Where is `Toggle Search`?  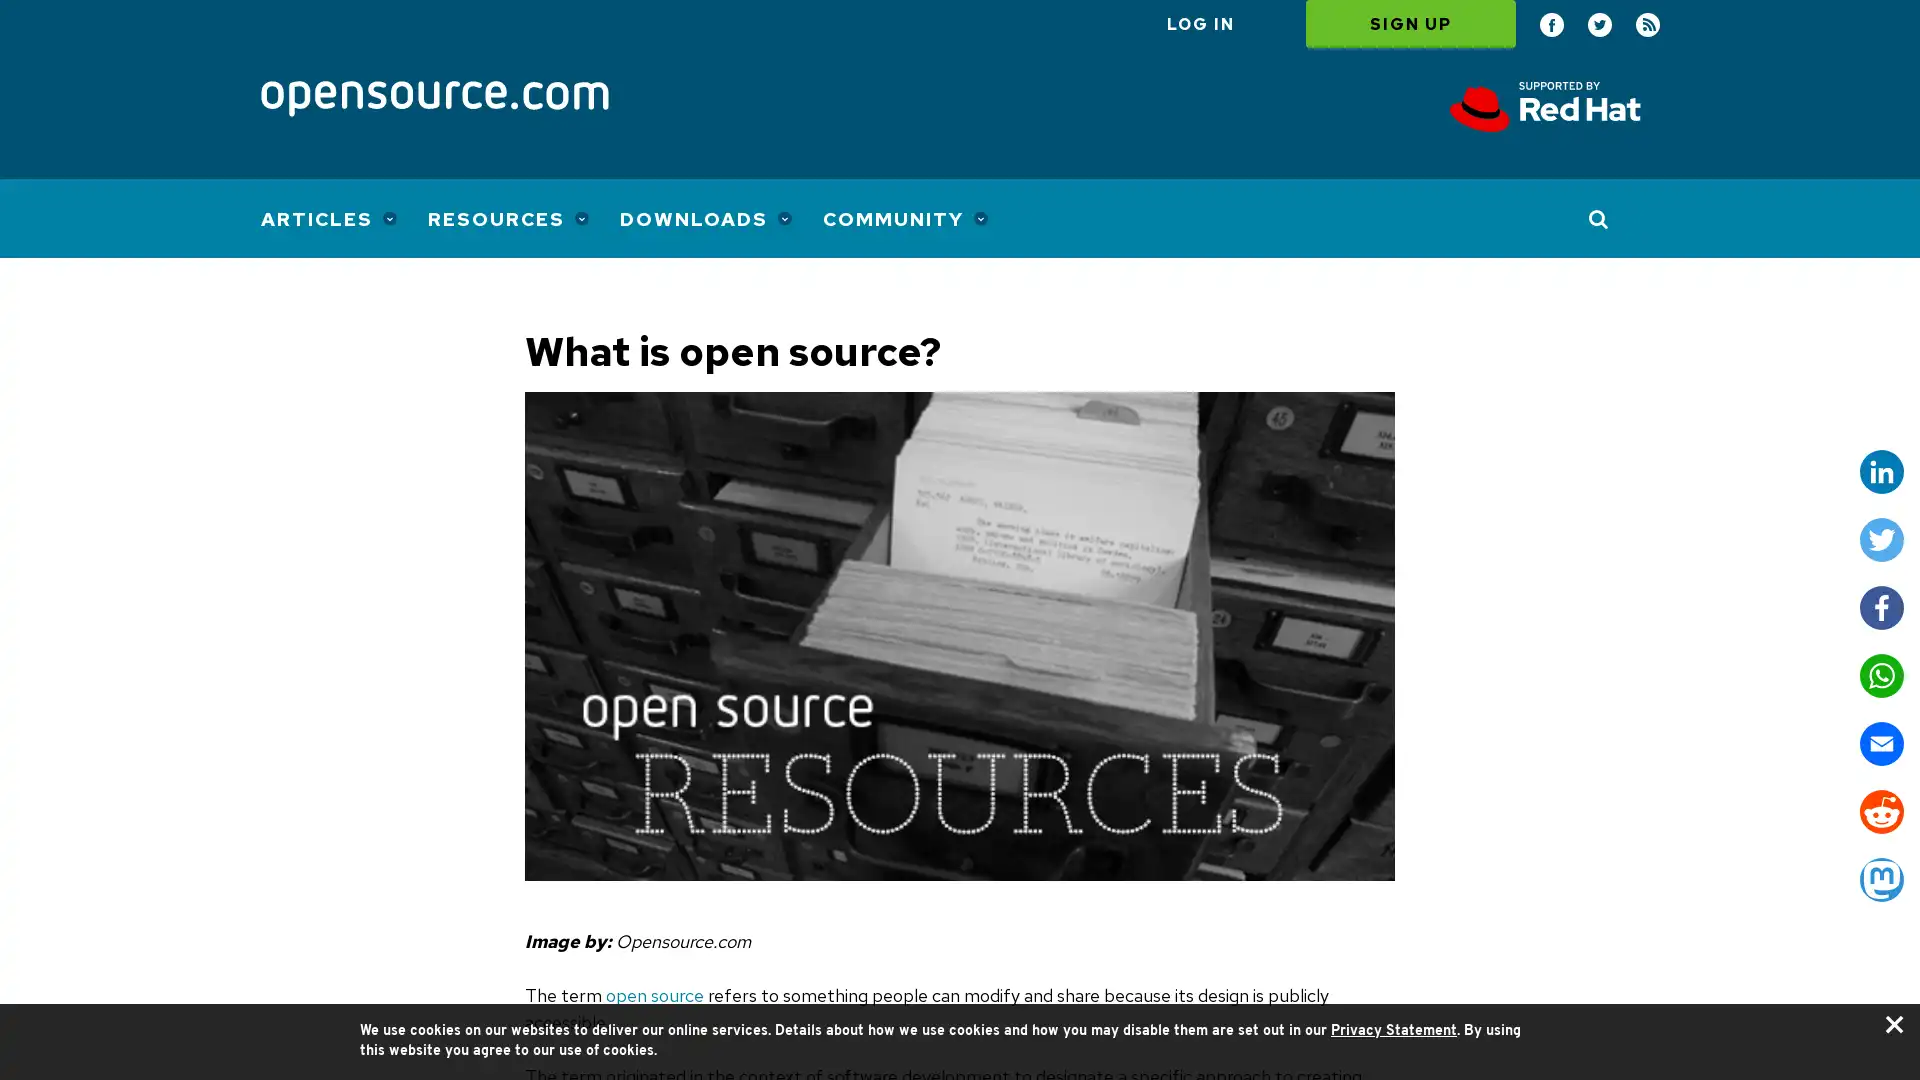
Toggle Search is located at coordinates (1598, 218).